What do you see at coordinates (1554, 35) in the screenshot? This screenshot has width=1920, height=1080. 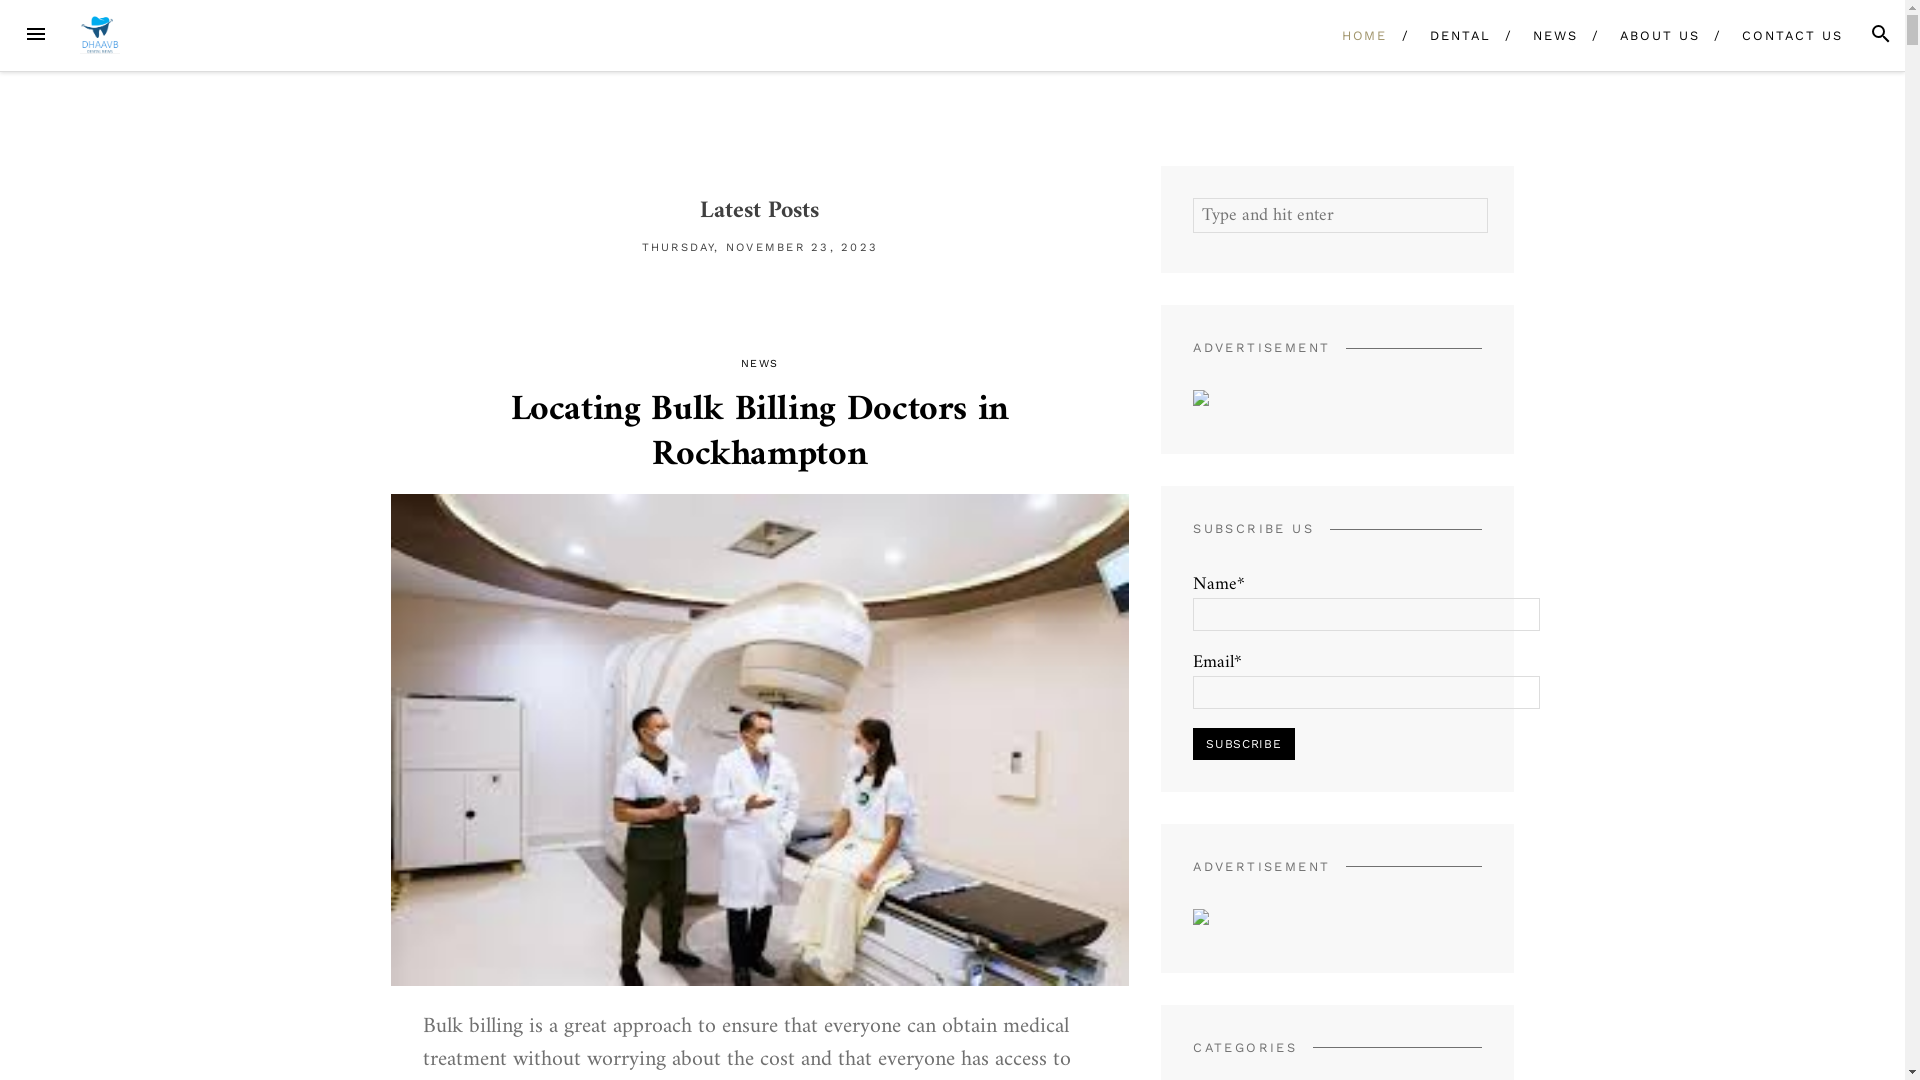 I see `'NEWS'` at bounding box center [1554, 35].